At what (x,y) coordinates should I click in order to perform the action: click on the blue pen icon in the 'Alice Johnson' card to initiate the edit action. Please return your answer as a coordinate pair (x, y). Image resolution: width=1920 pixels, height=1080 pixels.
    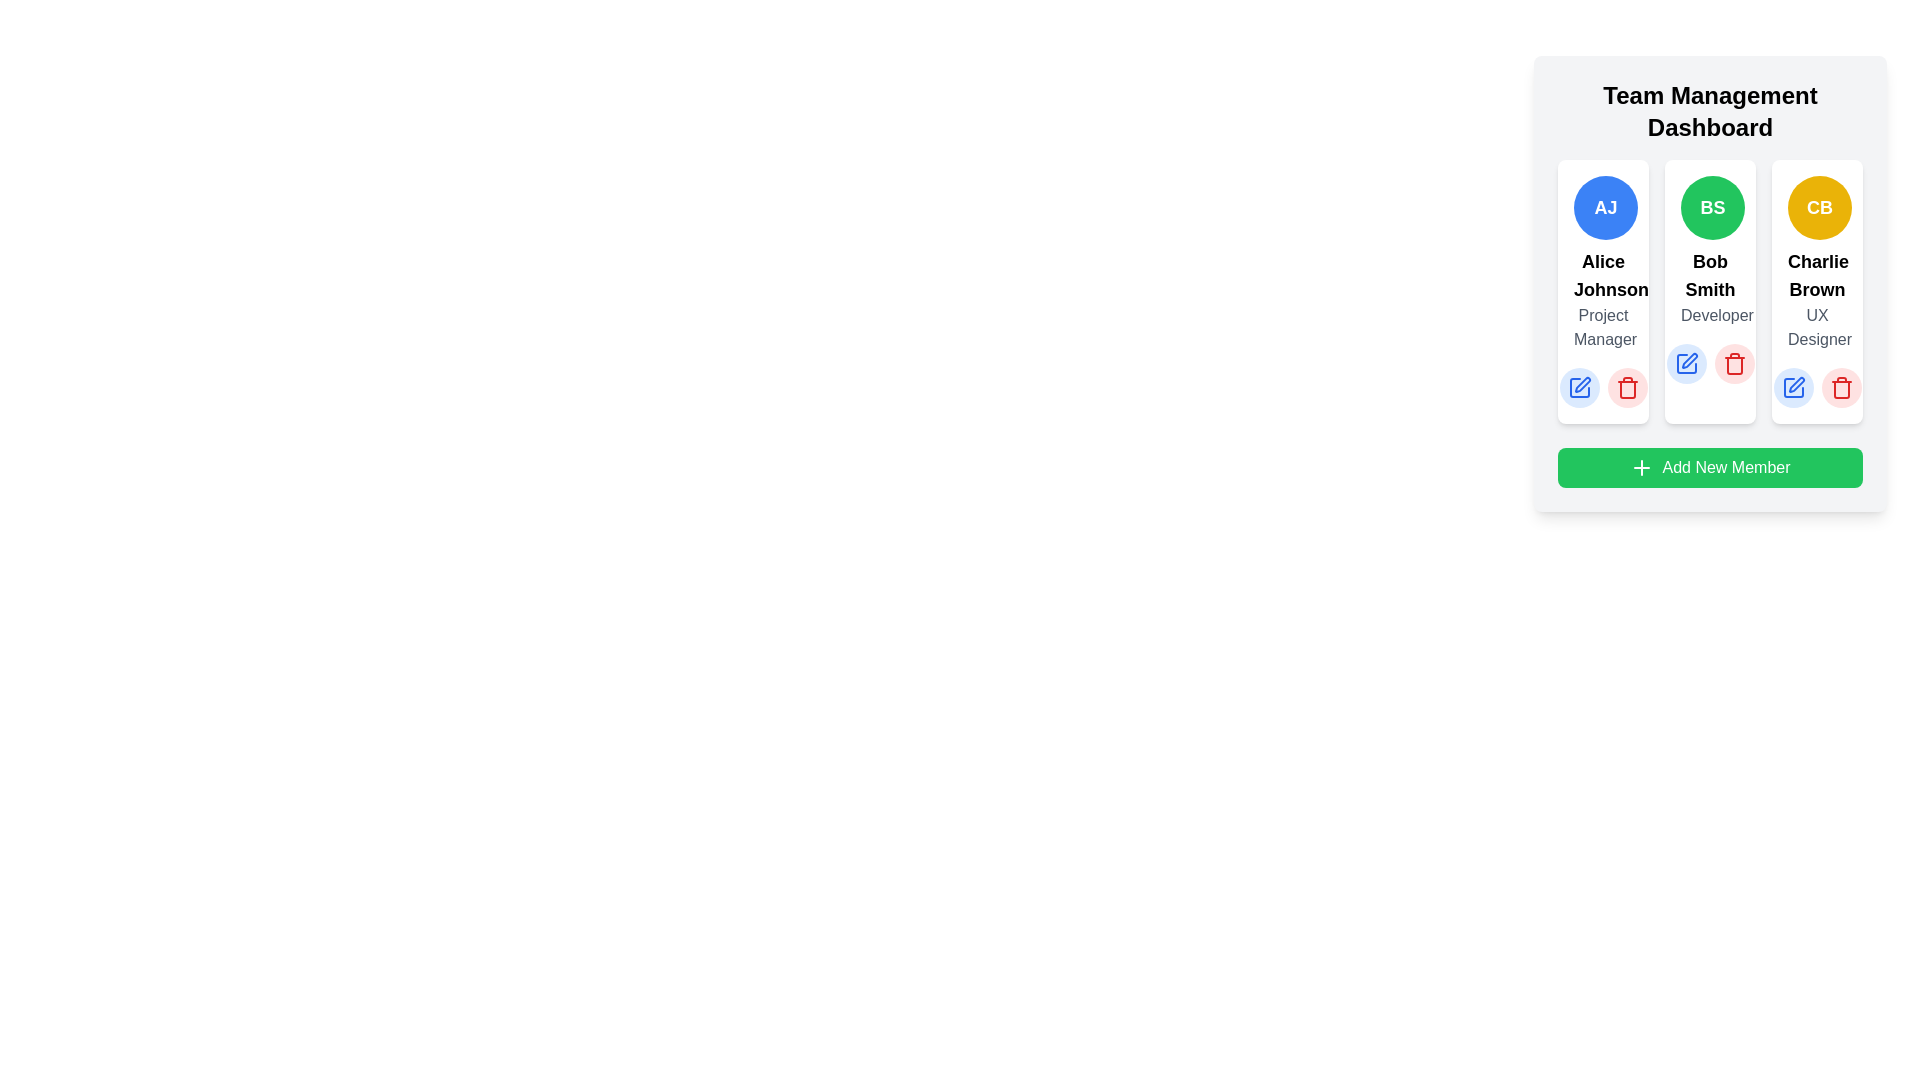
    Looking at the image, I should click on (1578, 388).